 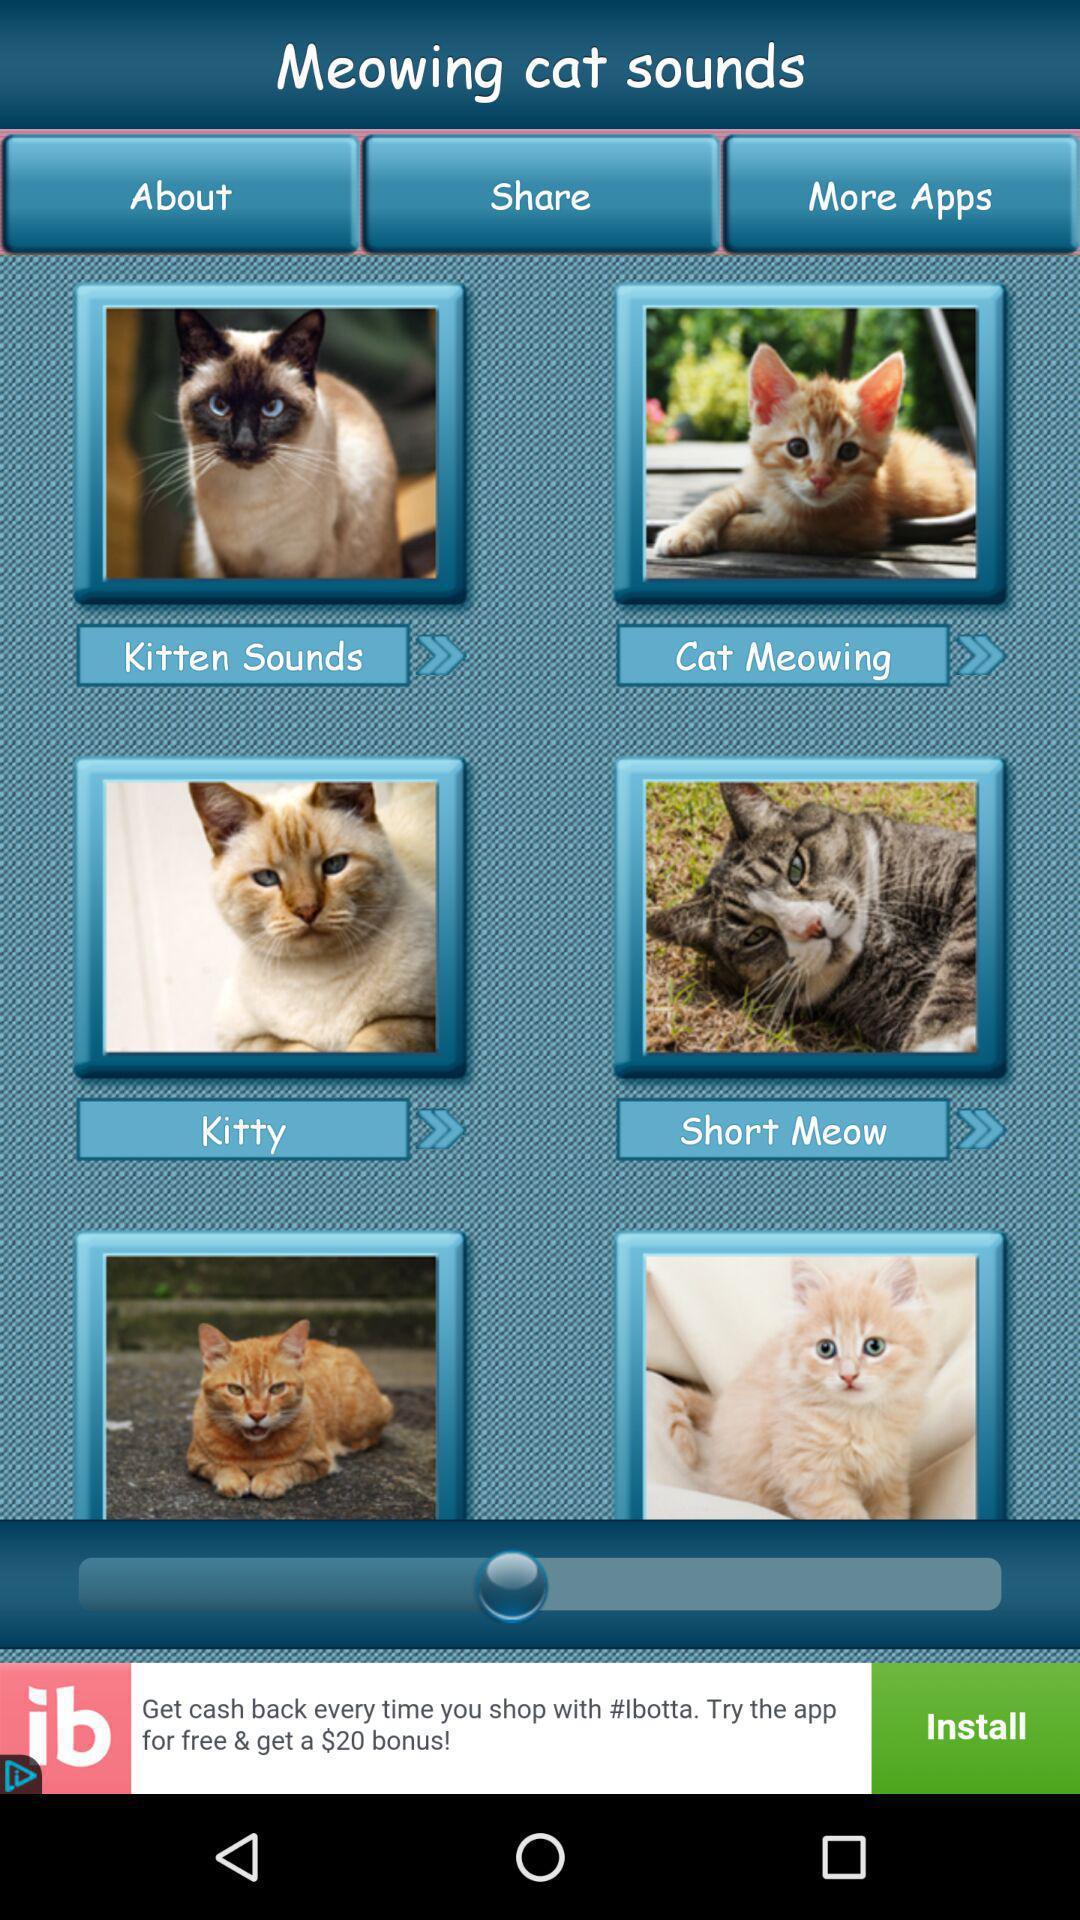 I want to click on item next to share item, so click(x=180, y=194).